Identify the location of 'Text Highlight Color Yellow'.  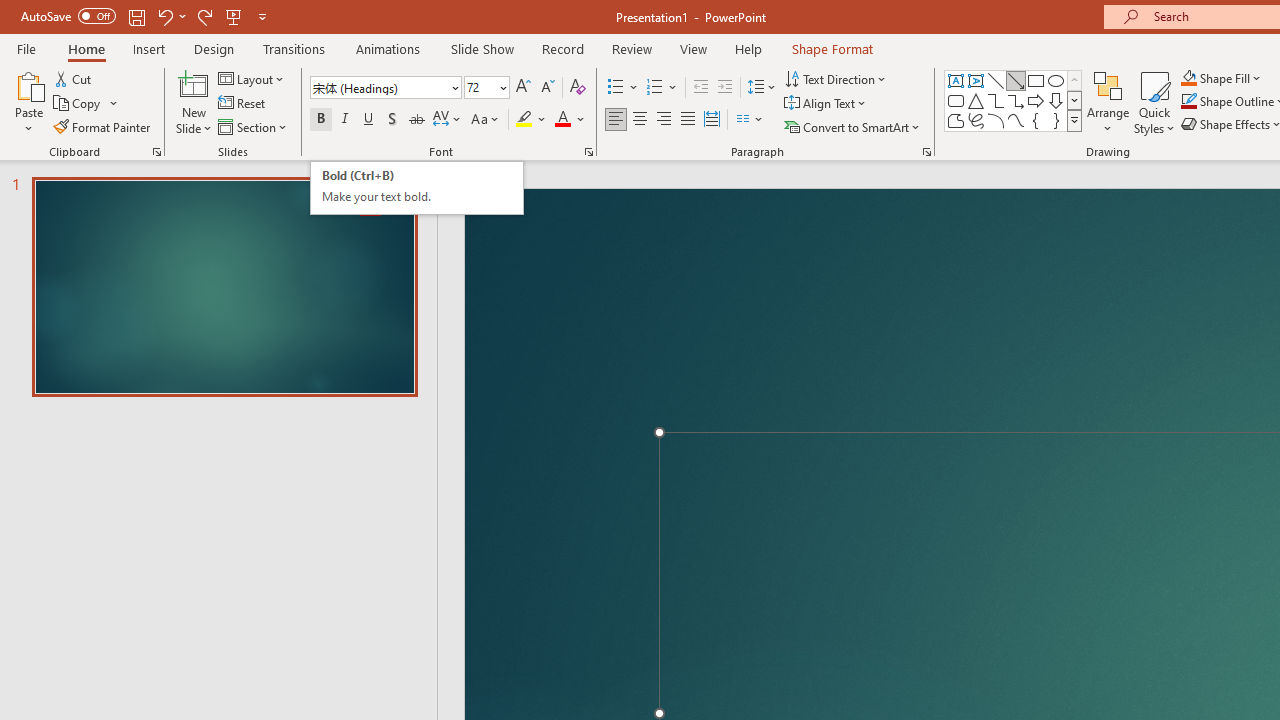
(524, 119).